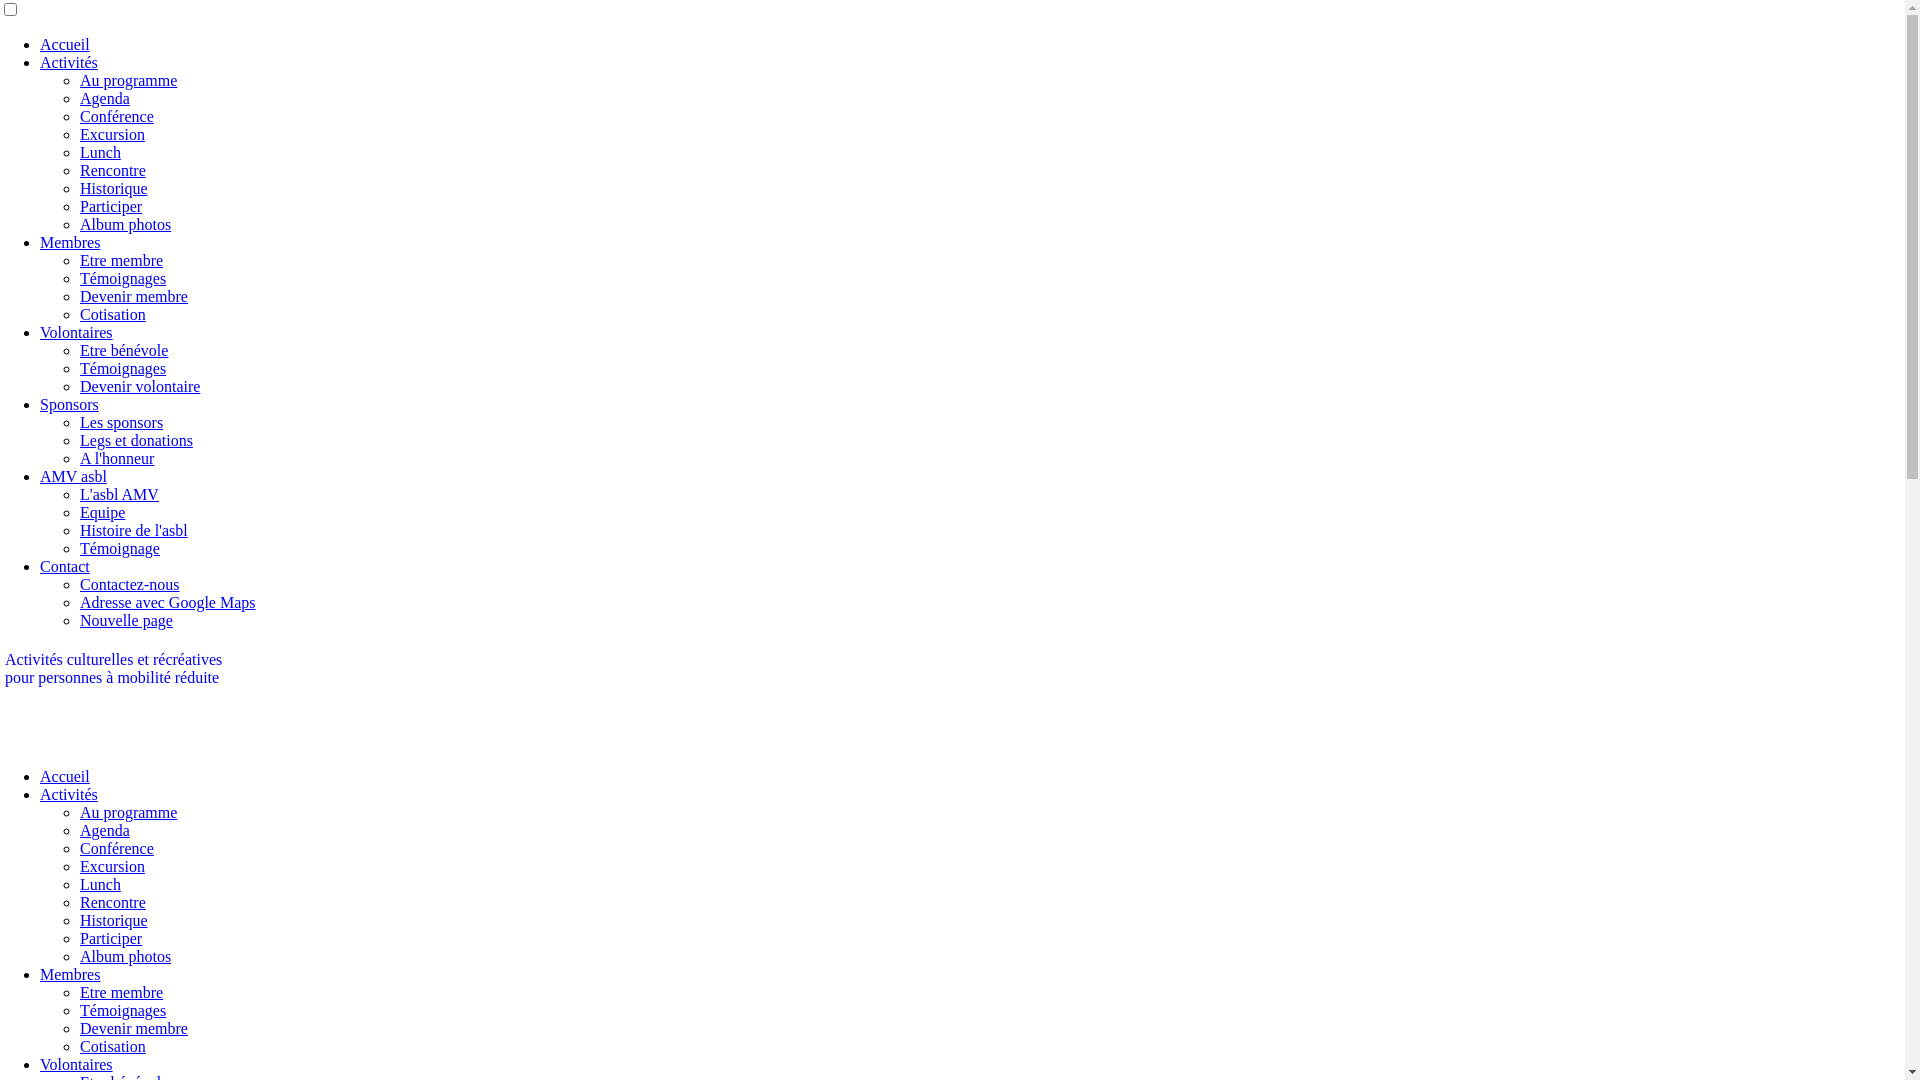  I want to click on 'Accueil', so click(65, 775).